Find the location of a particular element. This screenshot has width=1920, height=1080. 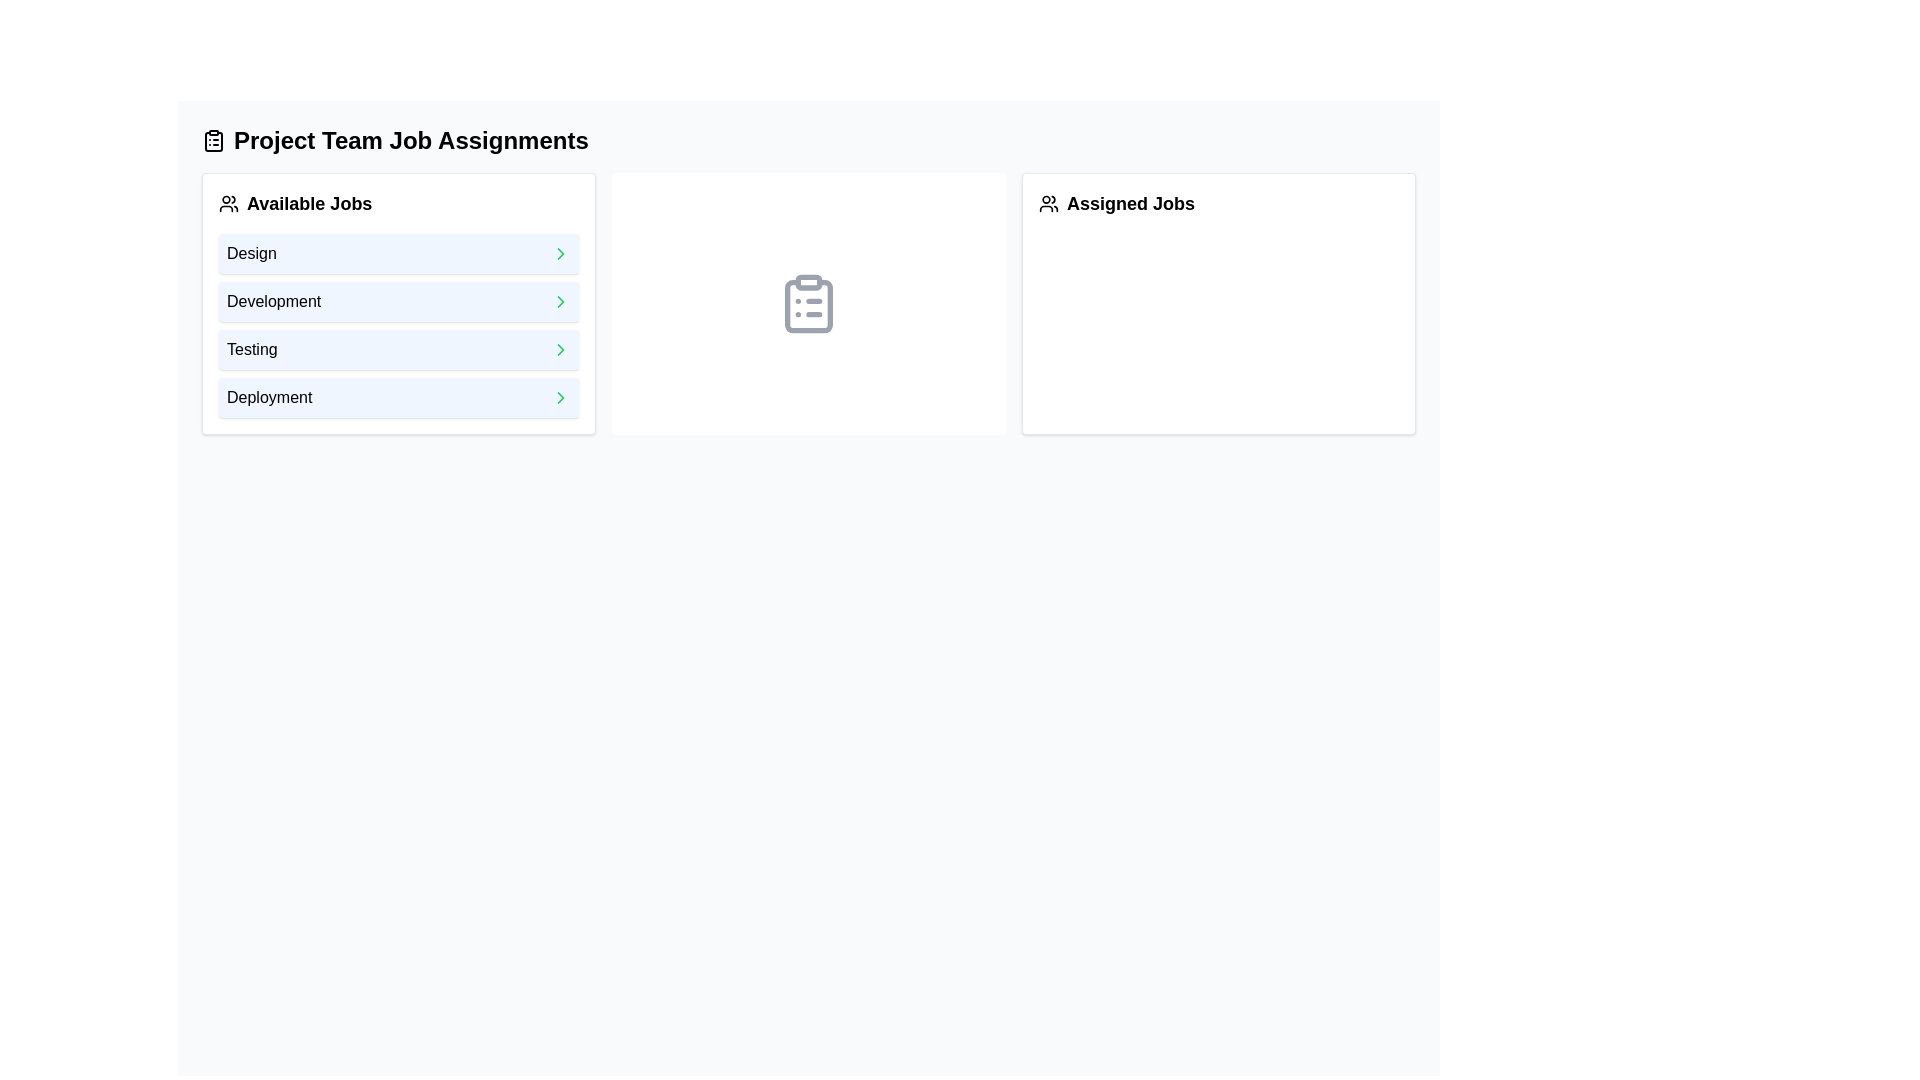

the green arrow-shaped button at the far right of the 'Design' row in the 'Available Jobs' list is located at coordinates (560, 253).